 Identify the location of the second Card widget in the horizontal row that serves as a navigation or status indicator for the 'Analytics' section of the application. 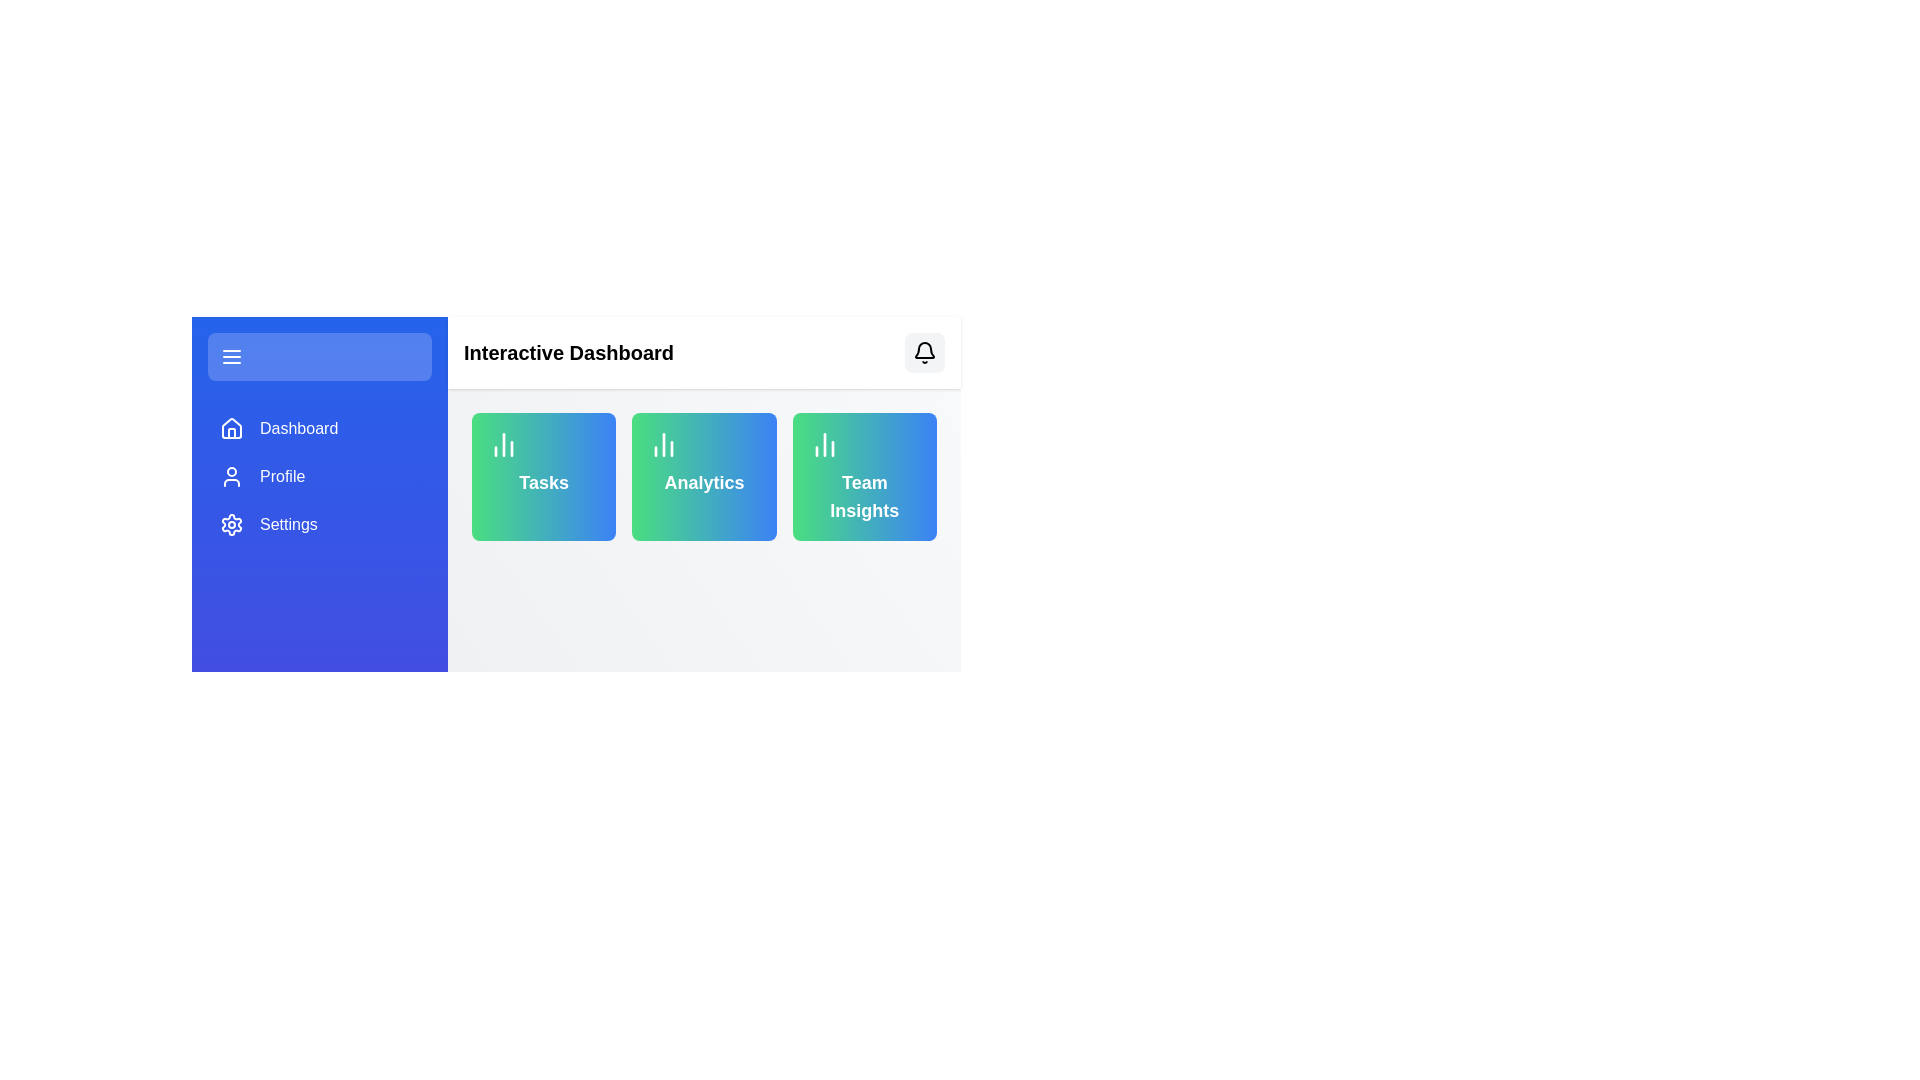
(704, 477).